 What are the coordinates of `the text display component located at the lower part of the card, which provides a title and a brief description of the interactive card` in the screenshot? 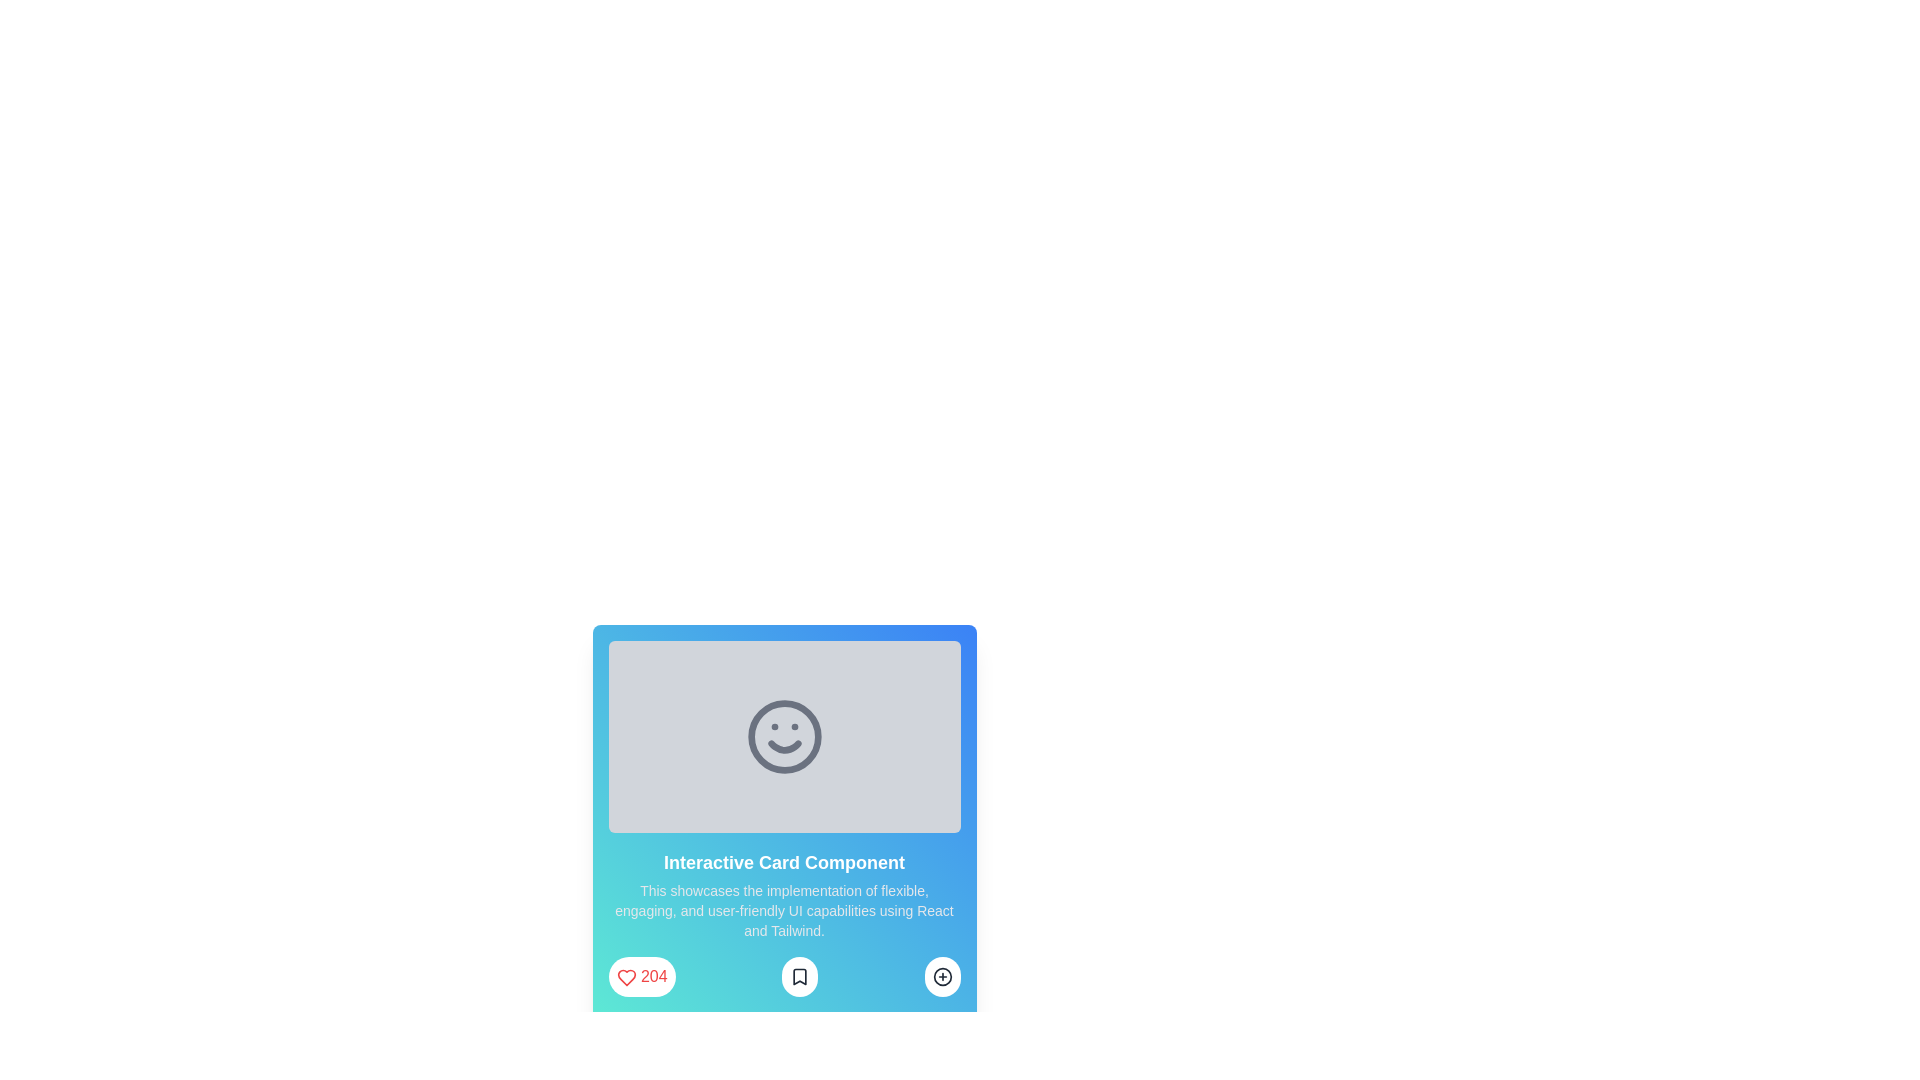 It's located at (783, 893).